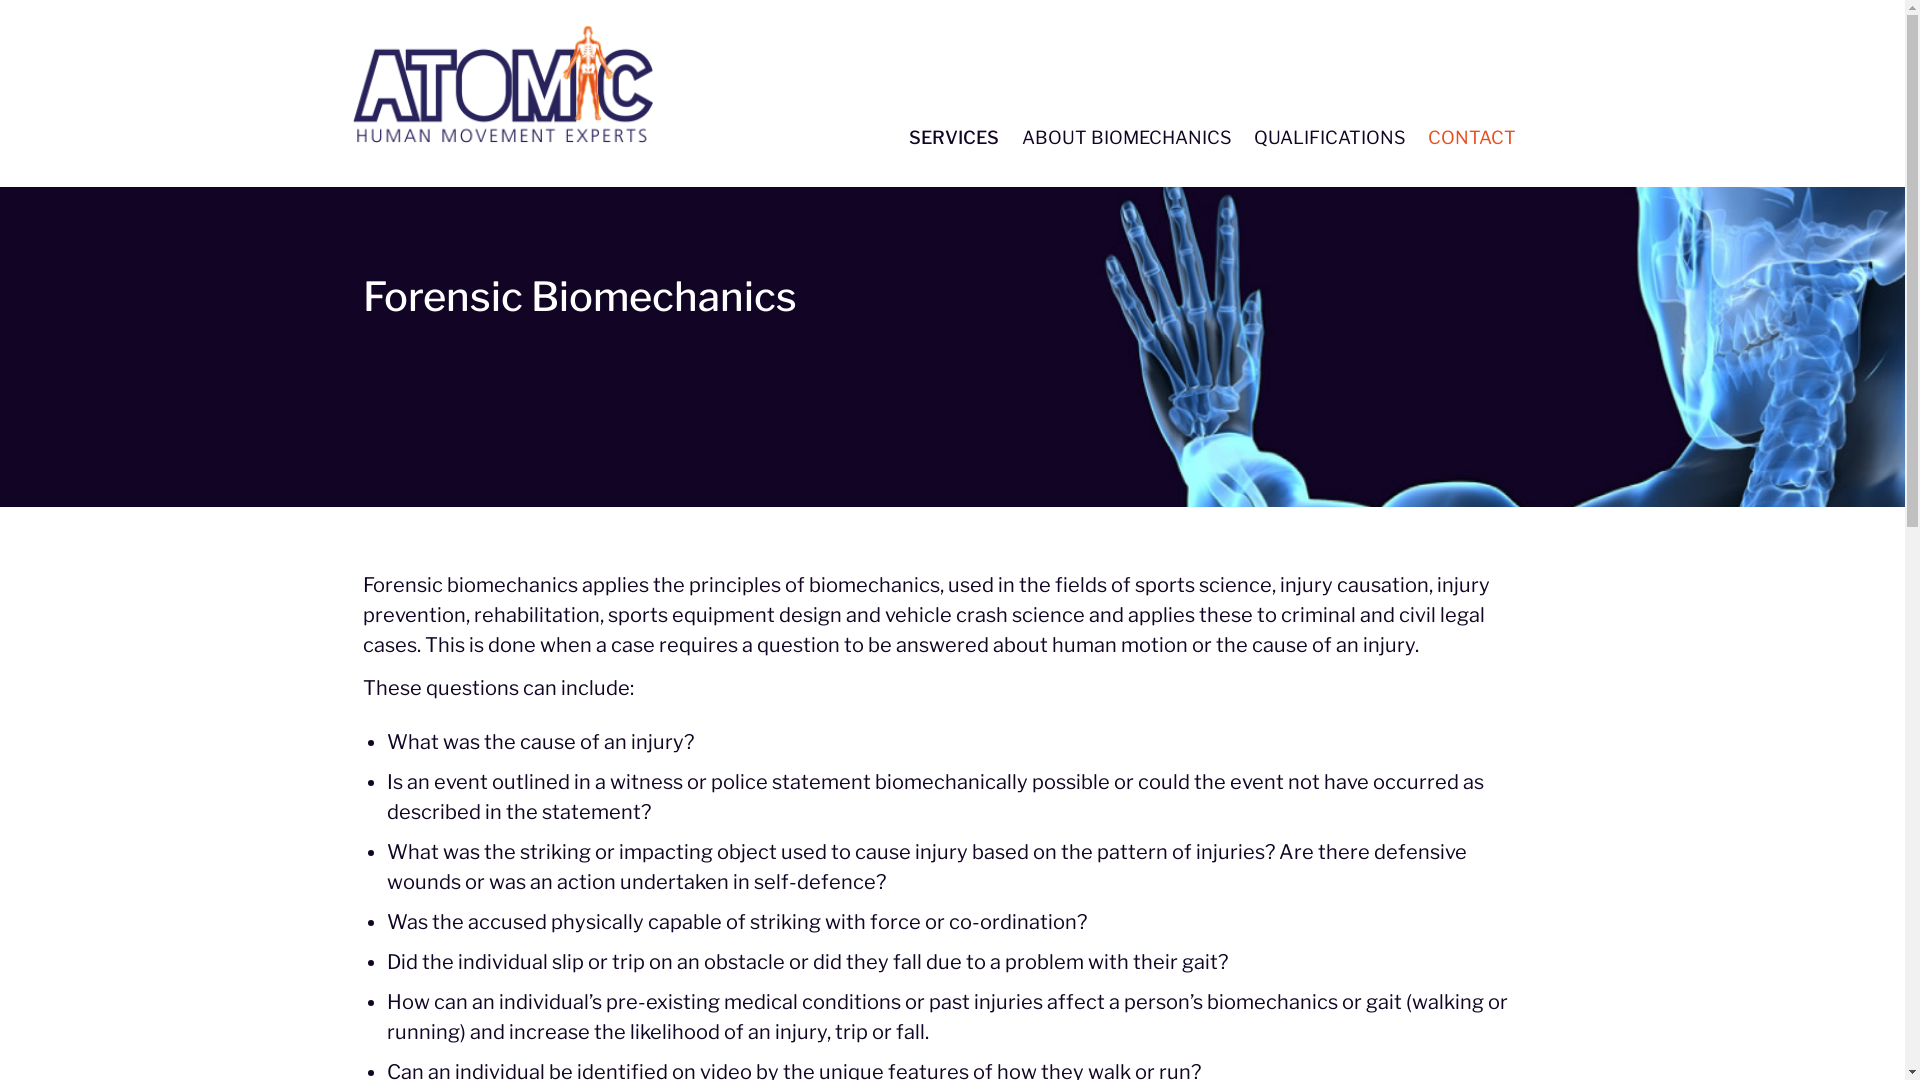 The height and width of the screenshot is (1080, 1920). I want to click on 'CONTACT', so click(1472, 135).